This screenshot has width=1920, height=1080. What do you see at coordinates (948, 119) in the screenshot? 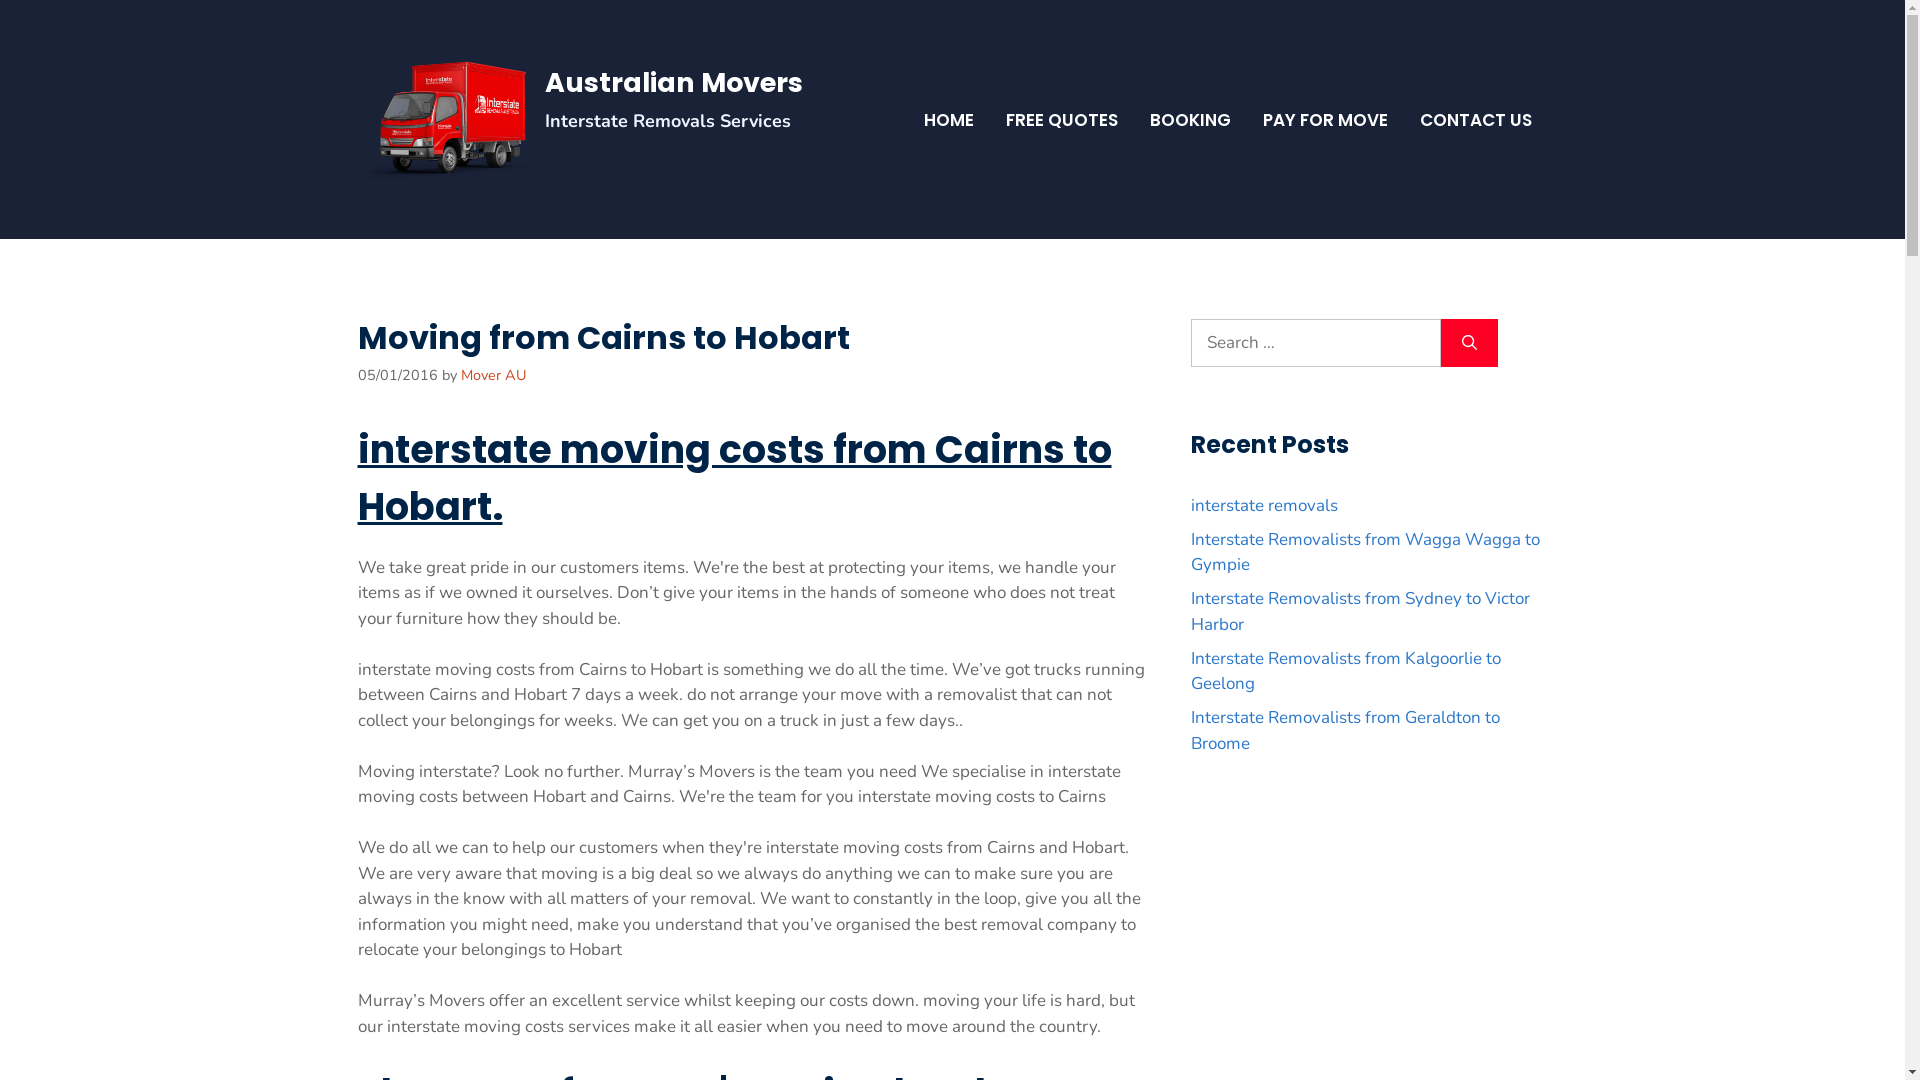
I see `'HOME'` at bounding box center [948, 119].